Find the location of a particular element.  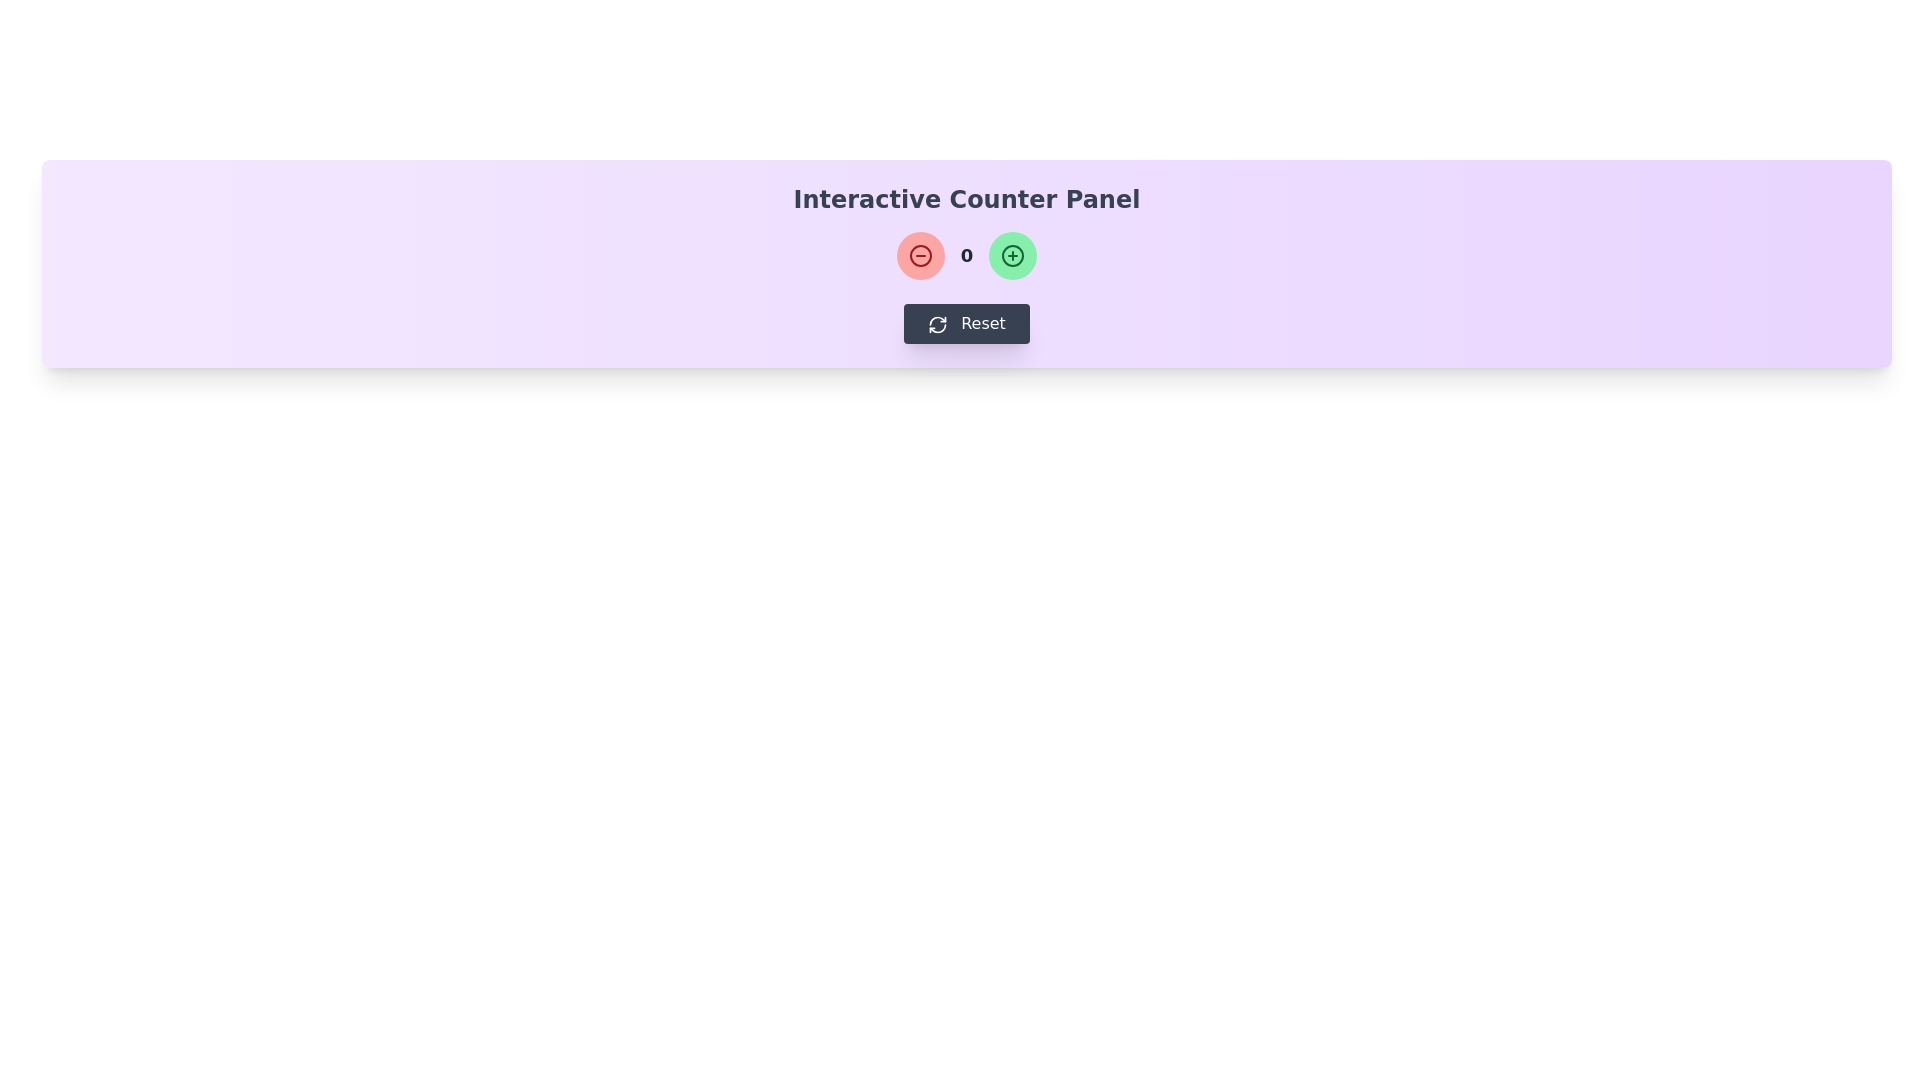

the decorative refresh icon located within the 'Reset' button, which is styled with a dark background and white text, positioned to the left of the 'Reset' text is located at coordinates (937, 323).